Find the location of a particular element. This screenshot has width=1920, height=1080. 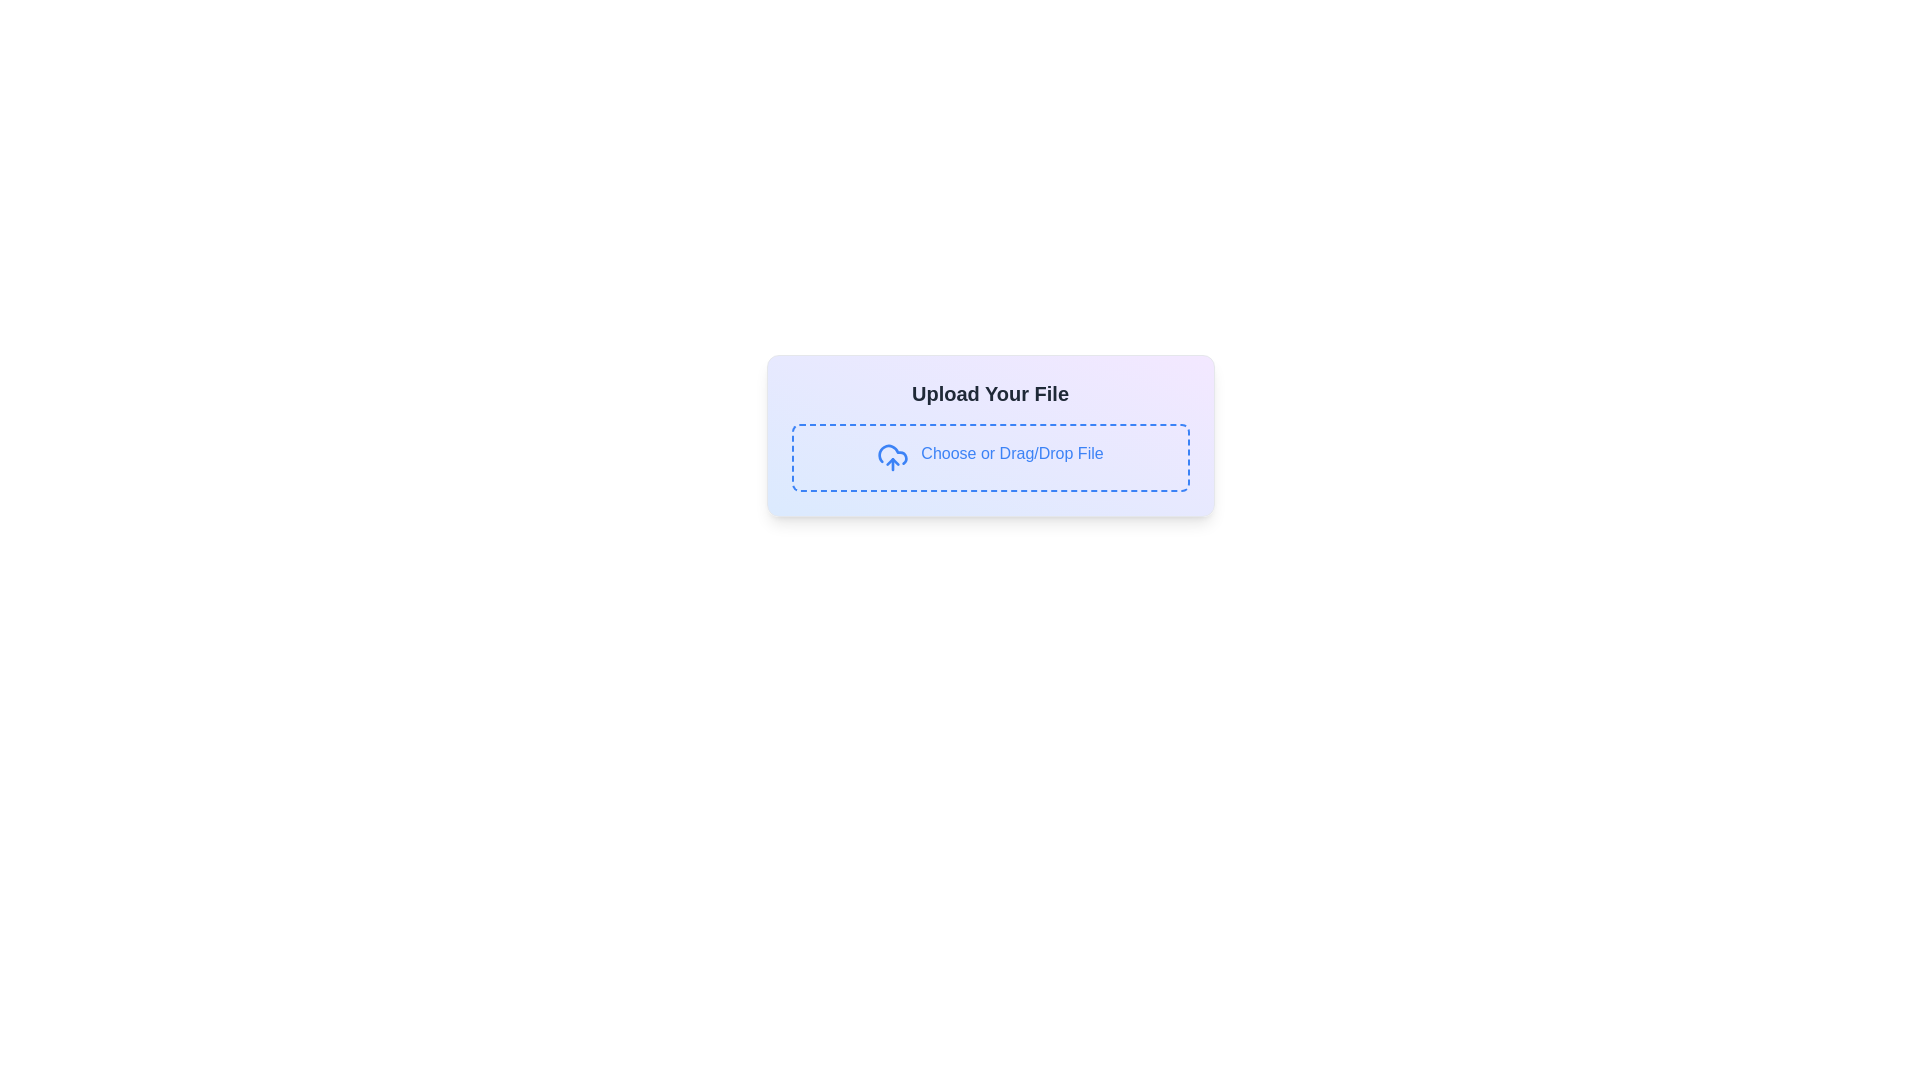

the bold heading text that reads 'Upload Your File', which is centrally located above a dashed bordered box labeled 'Choose or Drag/Drop File' is located at coordinates (990, 393).